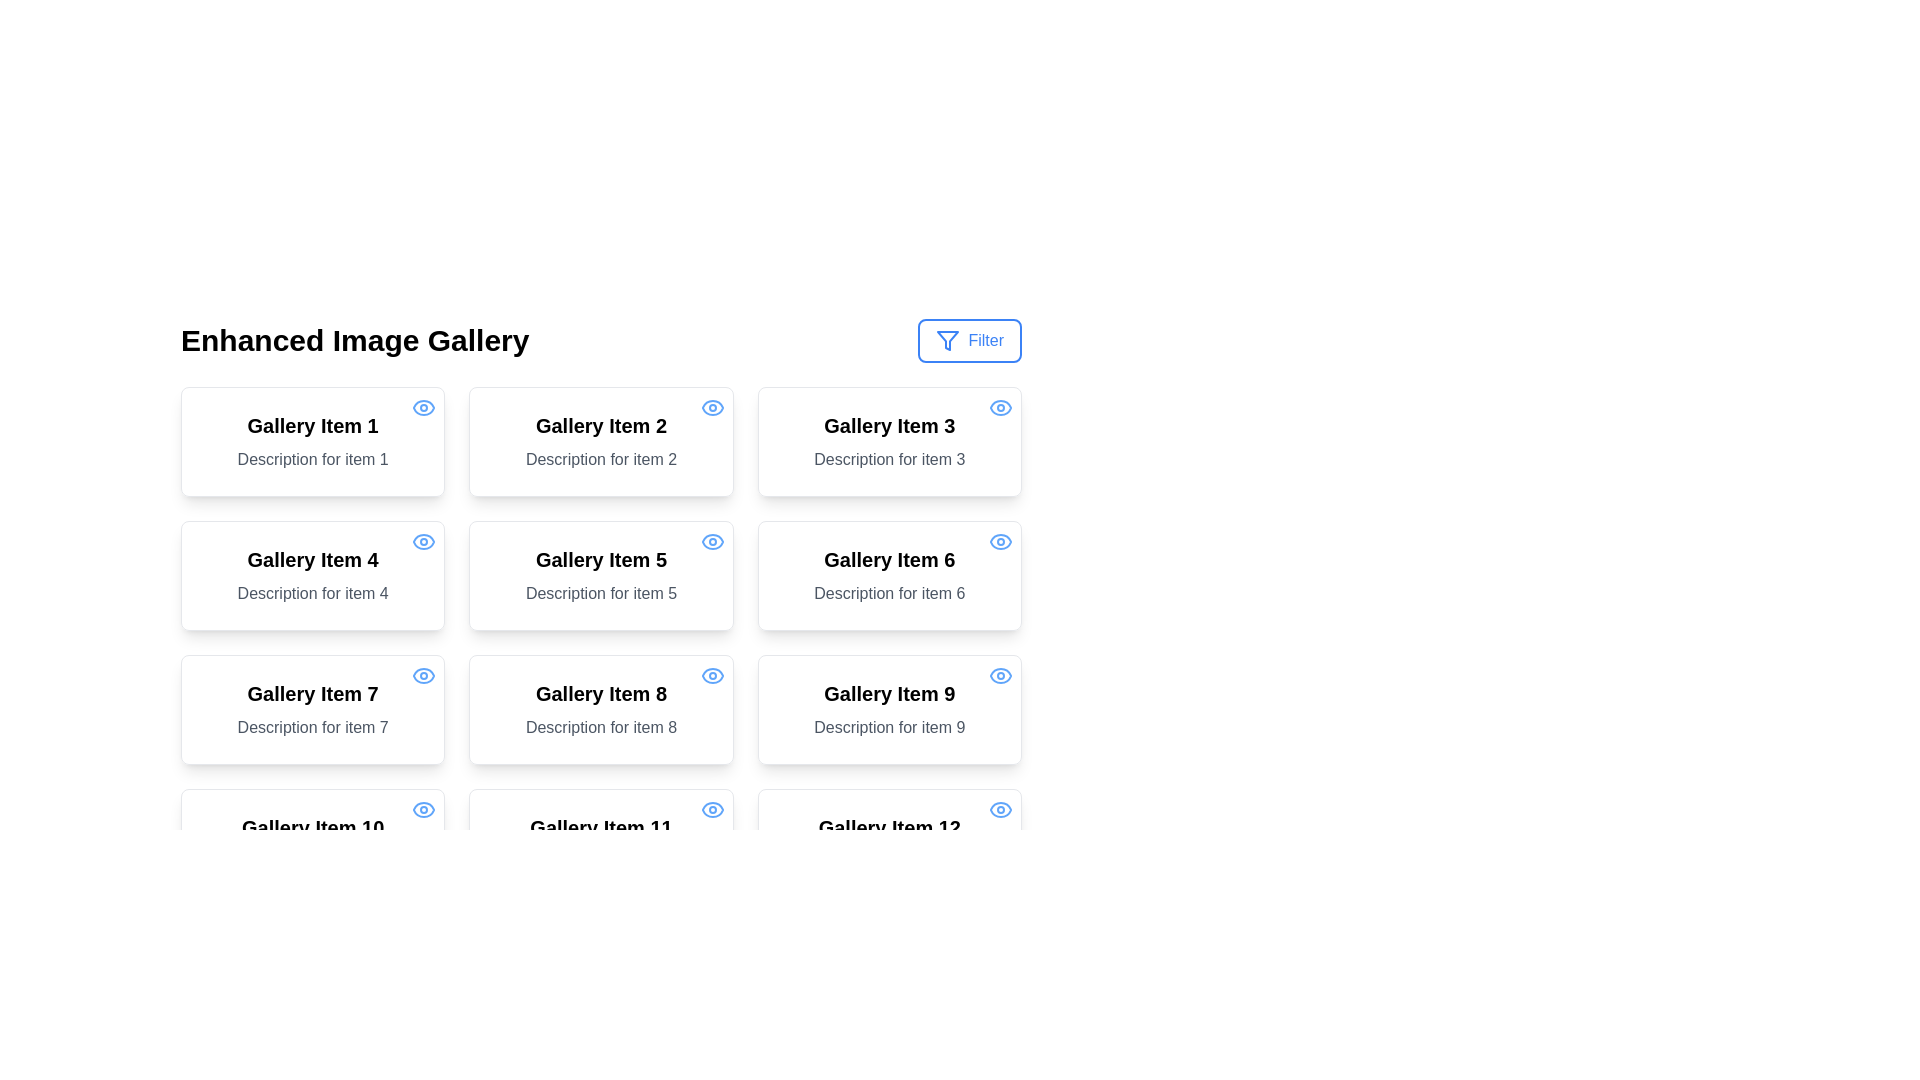 This screenshot has width=1920, height=1080. Describe the element at coordinates (422, 542) in the screenshot. I see `the blue eye-shaped icon located in the top-right corner of the 'Gallery Item 4' card` at that location.